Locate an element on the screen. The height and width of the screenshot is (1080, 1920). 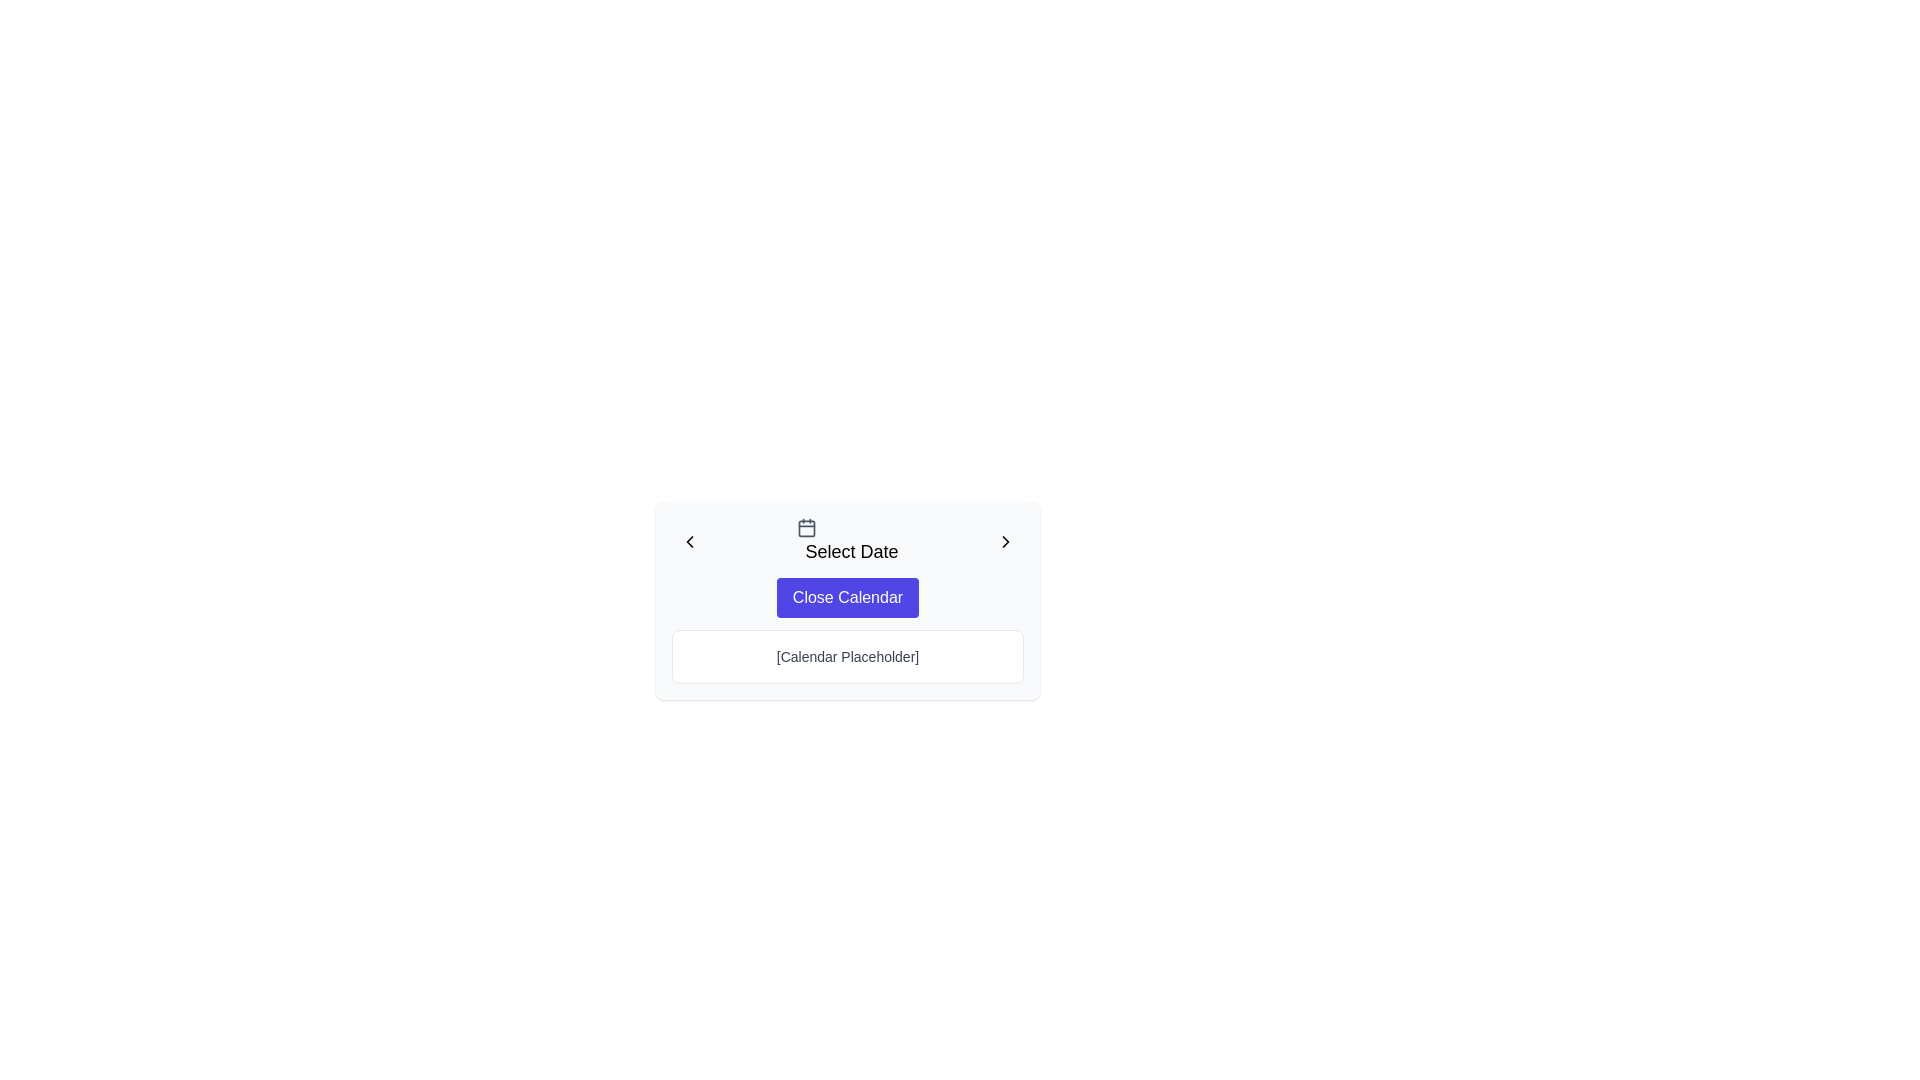
the left-pointing arrow icon button located to the far left of the 'Select Date' title is located at coordinates (690, 542).